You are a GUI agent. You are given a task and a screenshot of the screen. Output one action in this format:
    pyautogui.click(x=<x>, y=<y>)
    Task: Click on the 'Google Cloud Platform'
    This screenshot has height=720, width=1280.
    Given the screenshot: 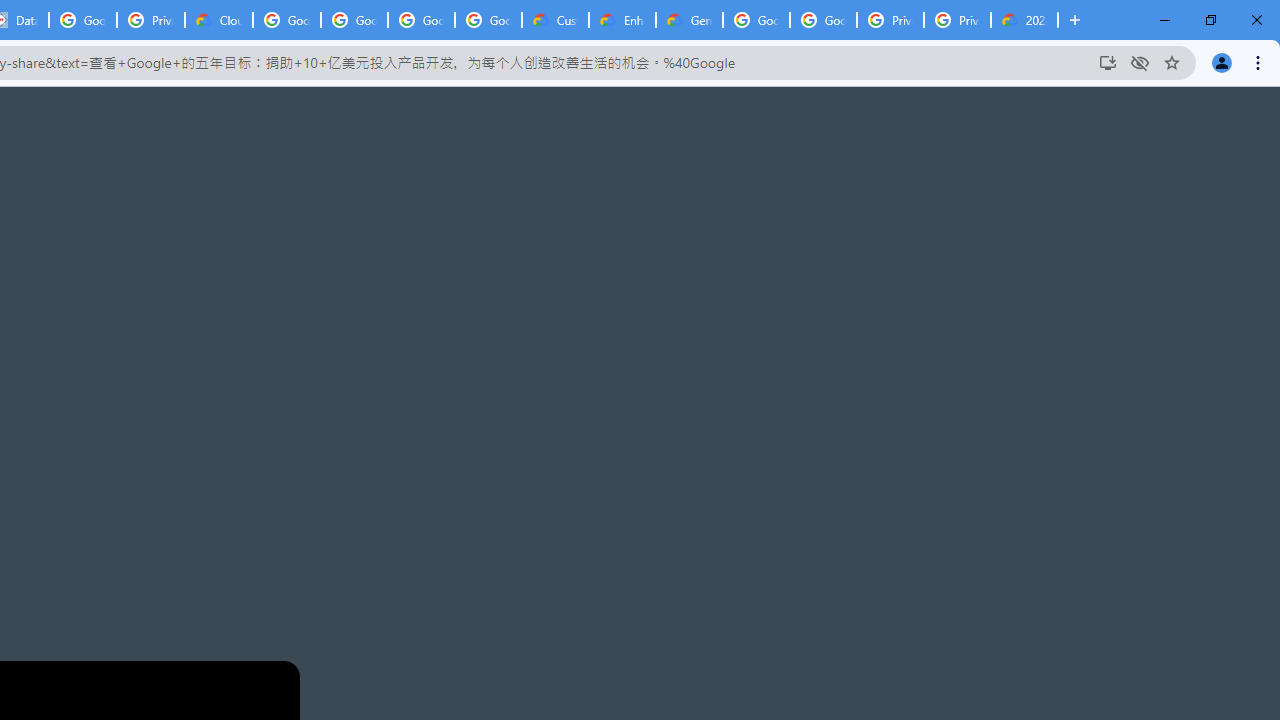 What is the action you would take?
    pyautogui.click(x=823, y=20)
    